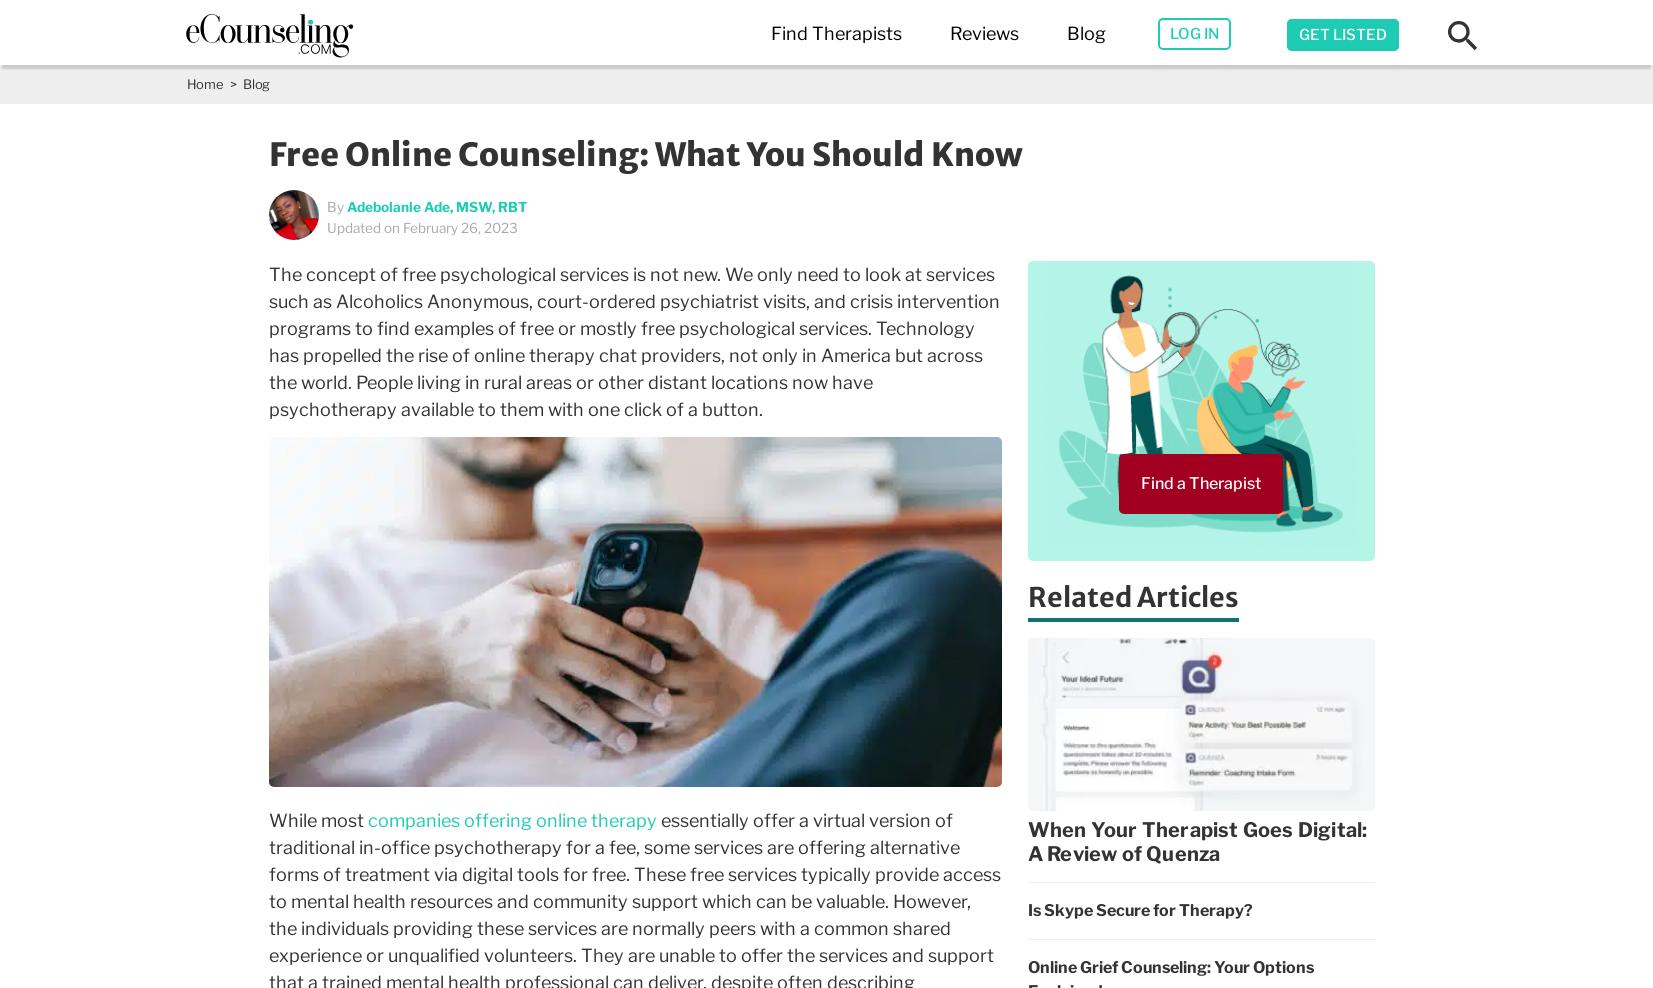 The width and height of the screenshot is (1653, 988). I want to click on 'Los Angeles,CA', so click(601, 529).